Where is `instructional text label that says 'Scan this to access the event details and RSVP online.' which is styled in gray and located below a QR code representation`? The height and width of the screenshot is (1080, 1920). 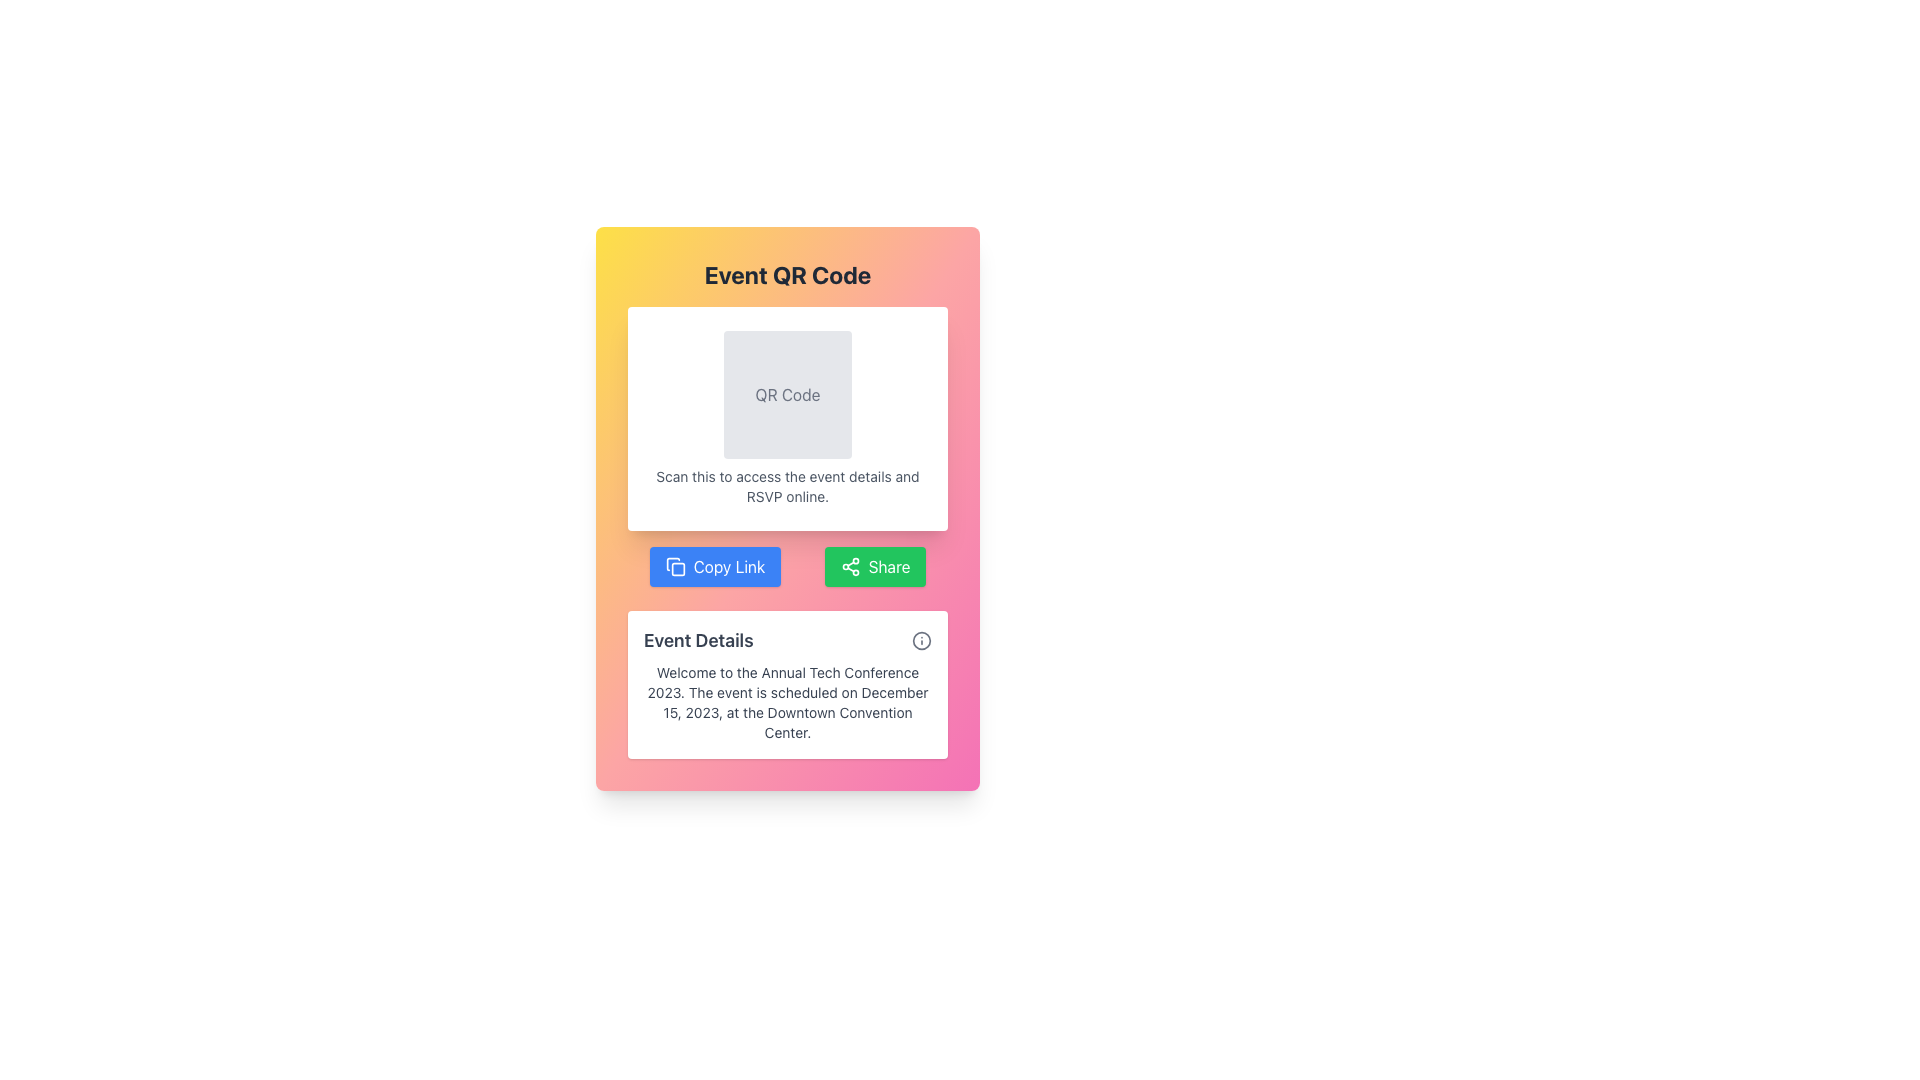 instructional text label that says 'Scan this to access the event details and RSVP online.' which is styled in gray and located below a QR code representation is located at coordinates (786, 486).